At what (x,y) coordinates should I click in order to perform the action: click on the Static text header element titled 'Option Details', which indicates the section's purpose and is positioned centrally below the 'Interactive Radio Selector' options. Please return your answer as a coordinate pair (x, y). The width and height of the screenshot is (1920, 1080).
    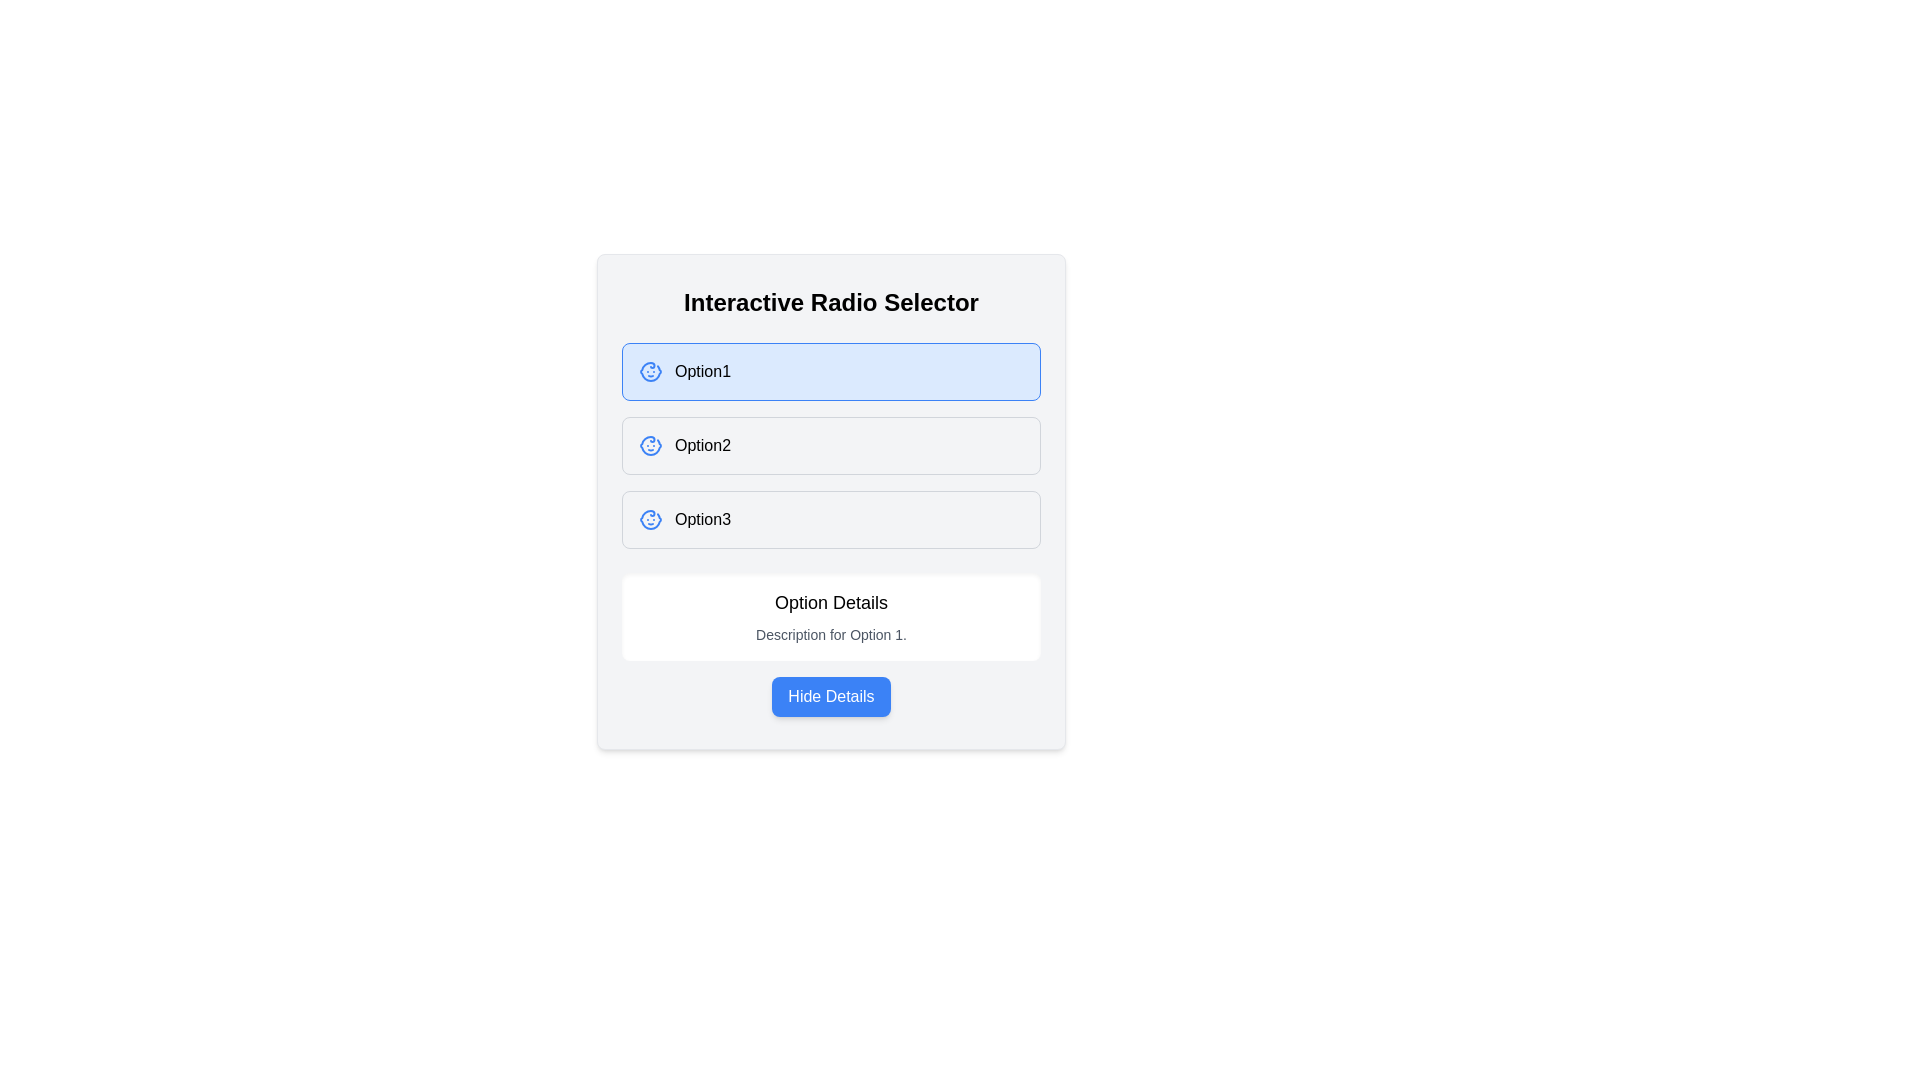
    Looking at the image, I should click on (831, 601).